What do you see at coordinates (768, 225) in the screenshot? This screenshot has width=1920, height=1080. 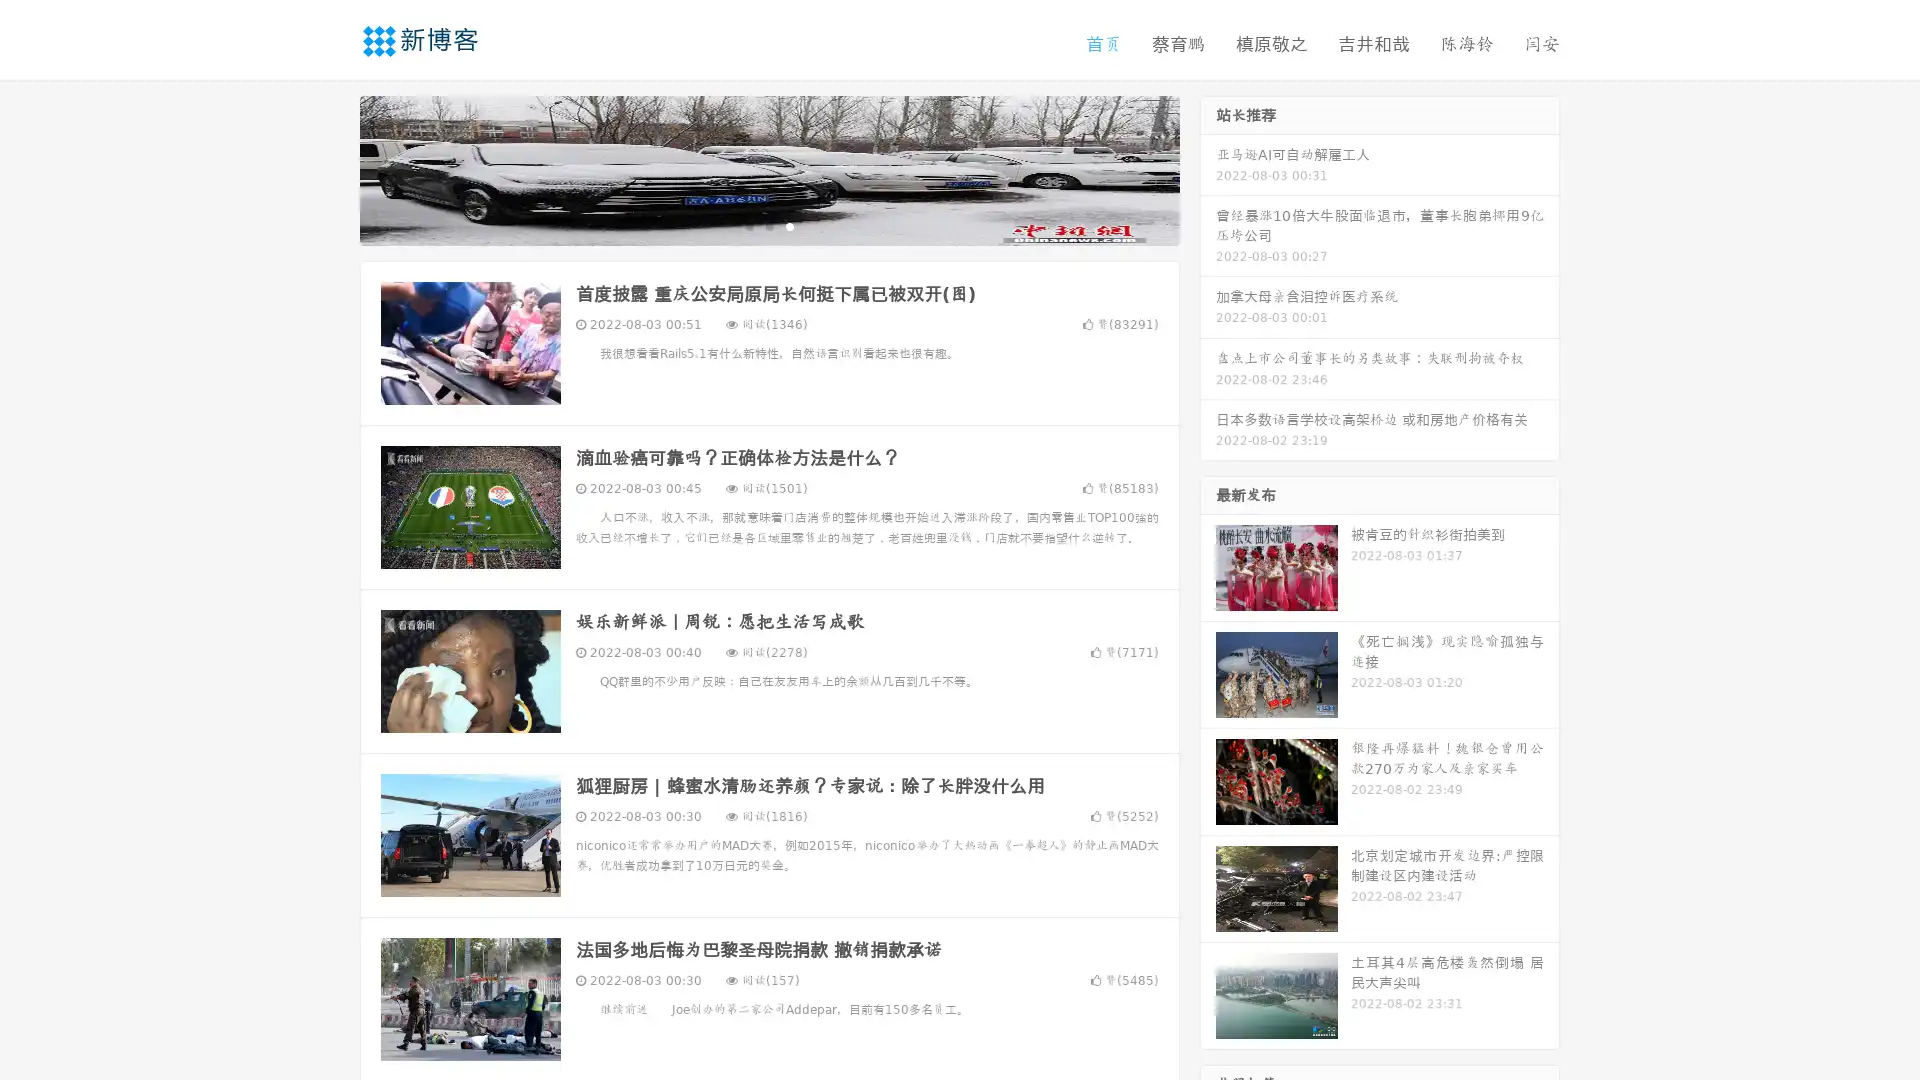 I see `Go to slide 2` at bounding box center [768, 225].